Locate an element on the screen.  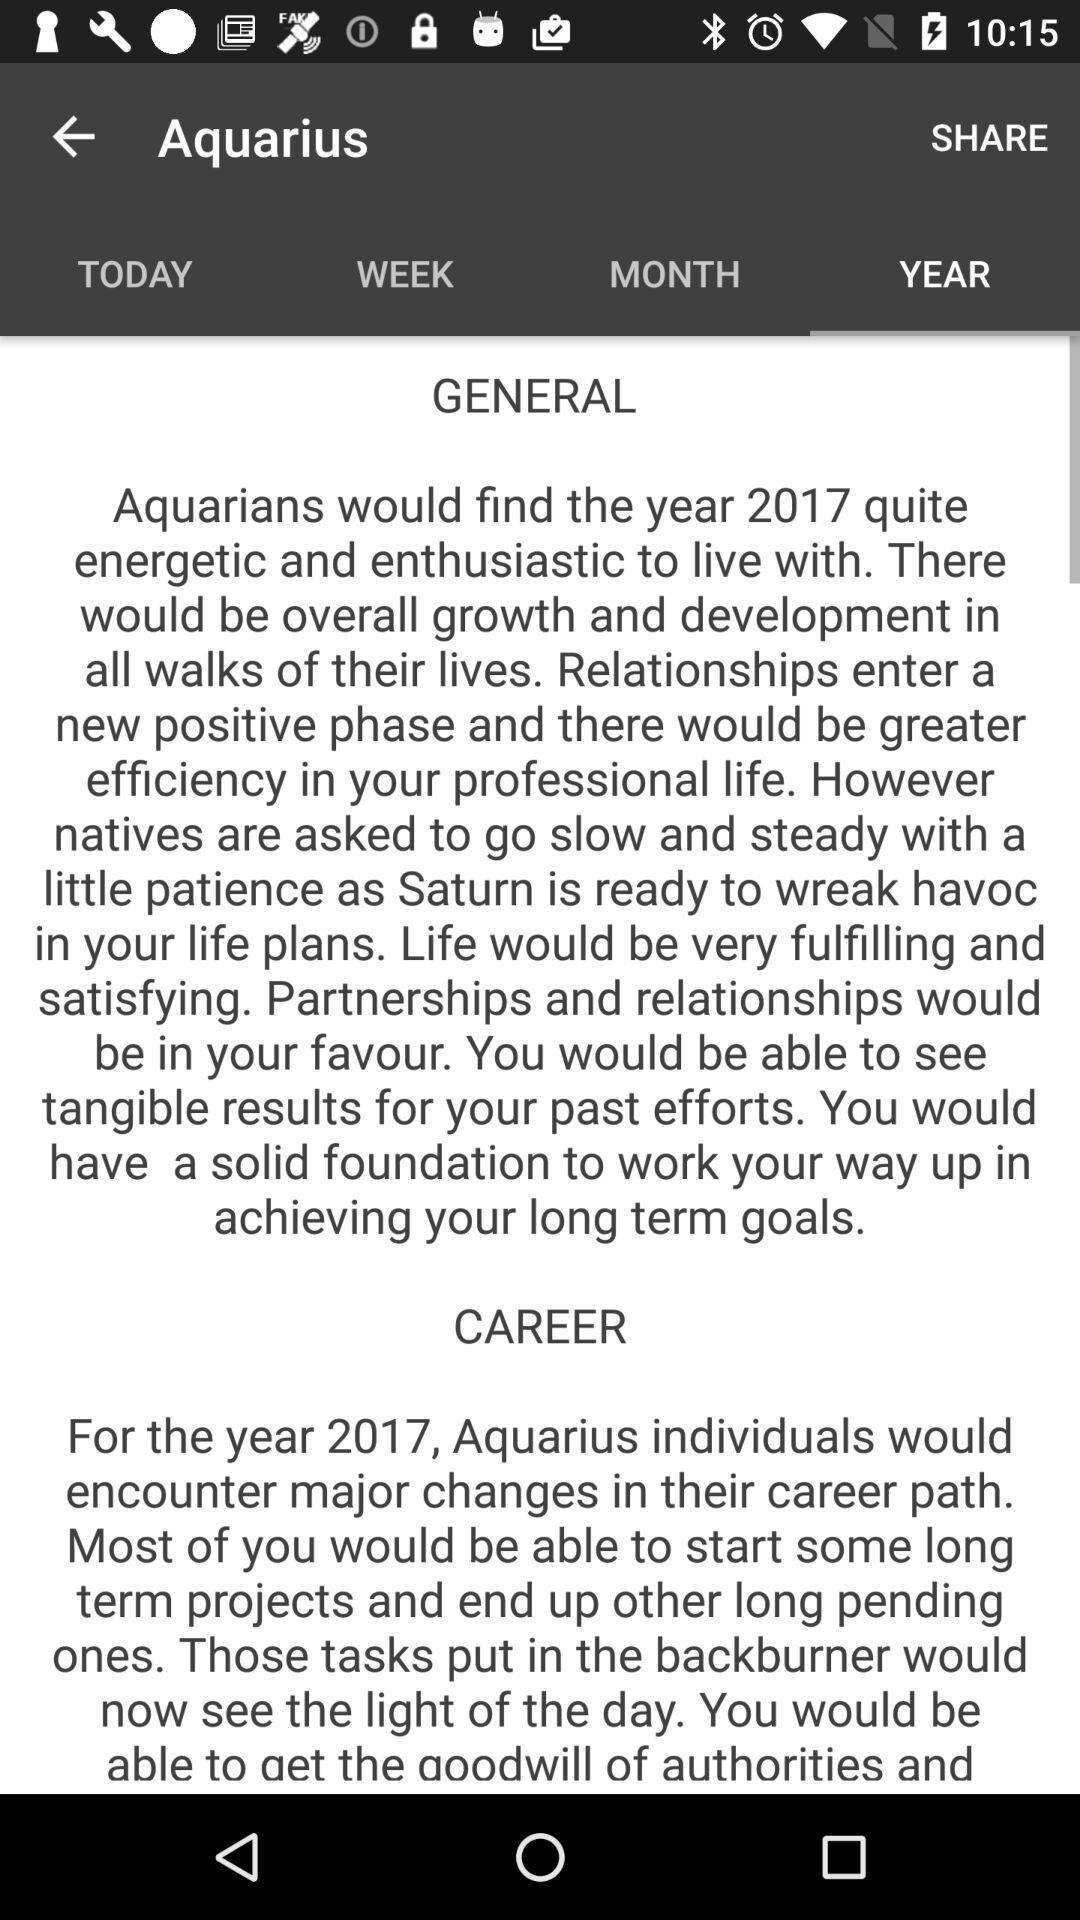
item above year item is located at coordinates (988, 135).